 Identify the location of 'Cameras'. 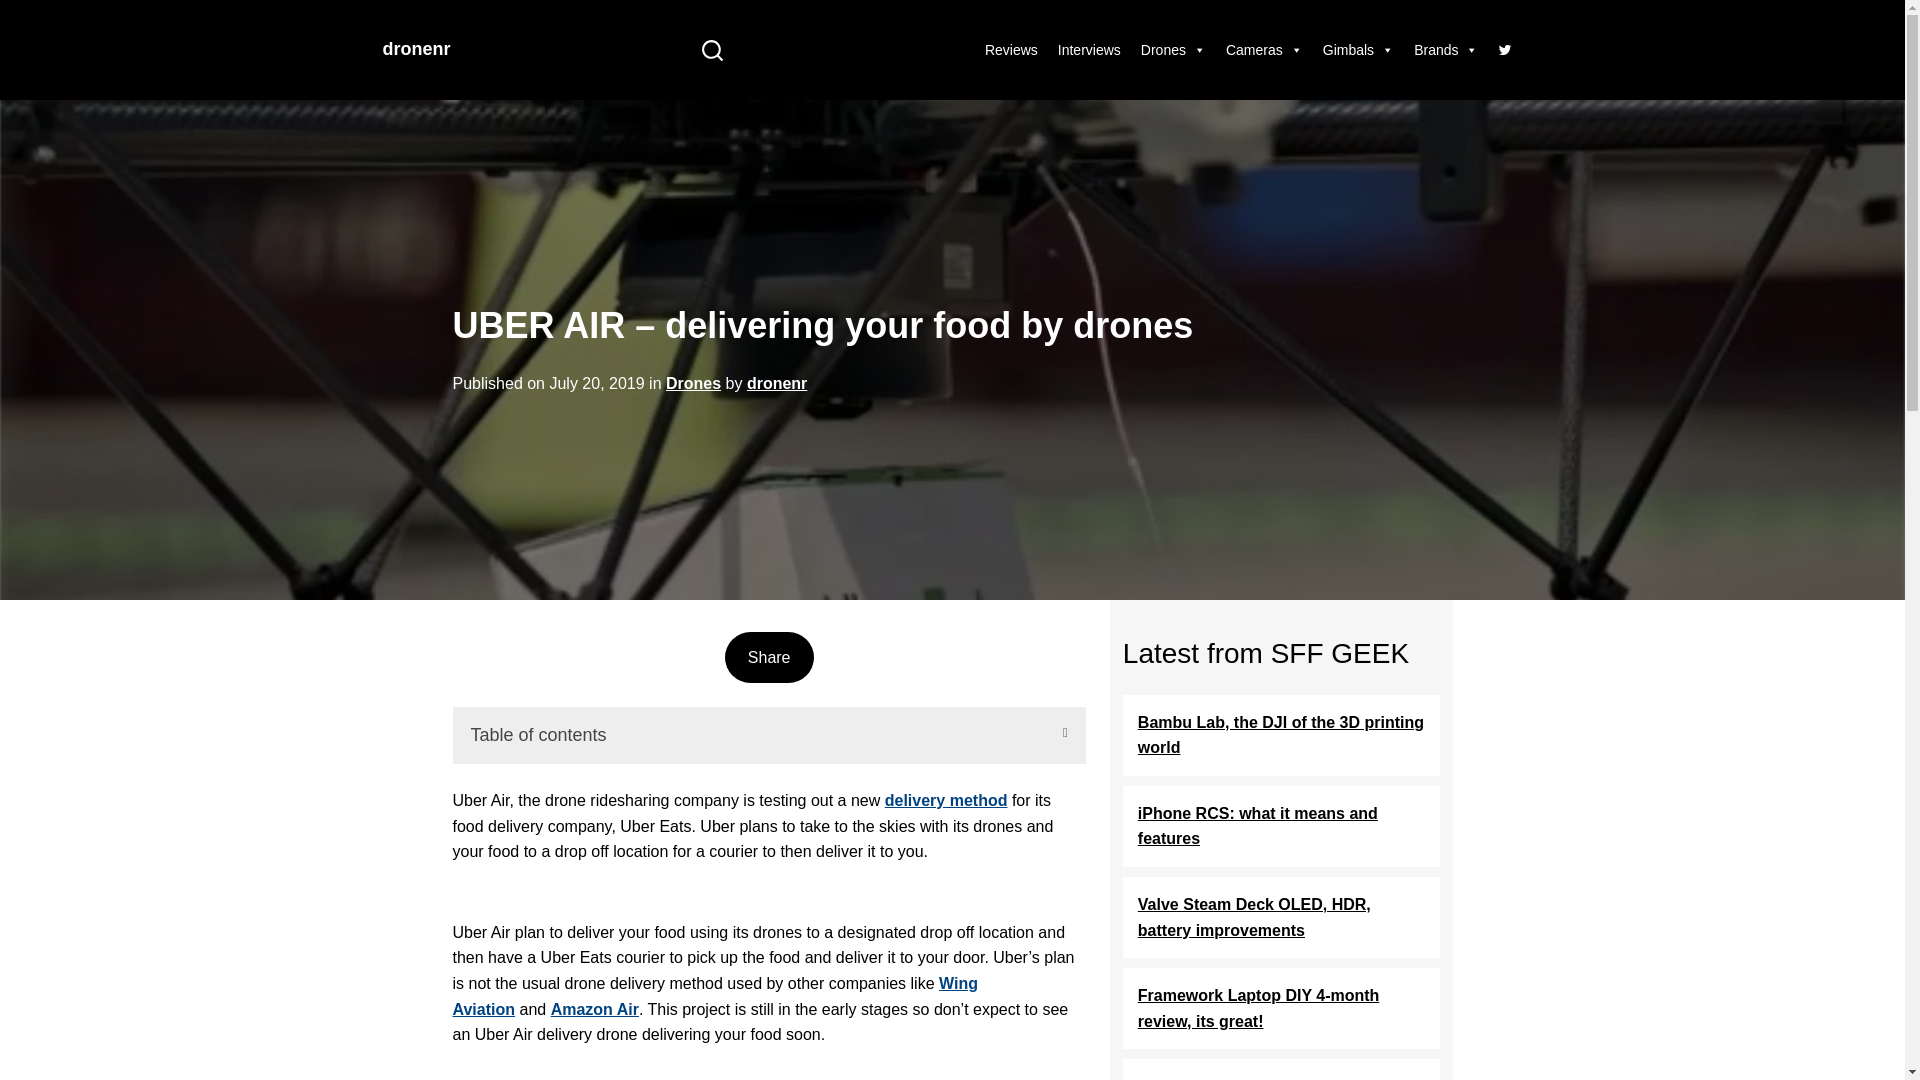
(1263, 49).